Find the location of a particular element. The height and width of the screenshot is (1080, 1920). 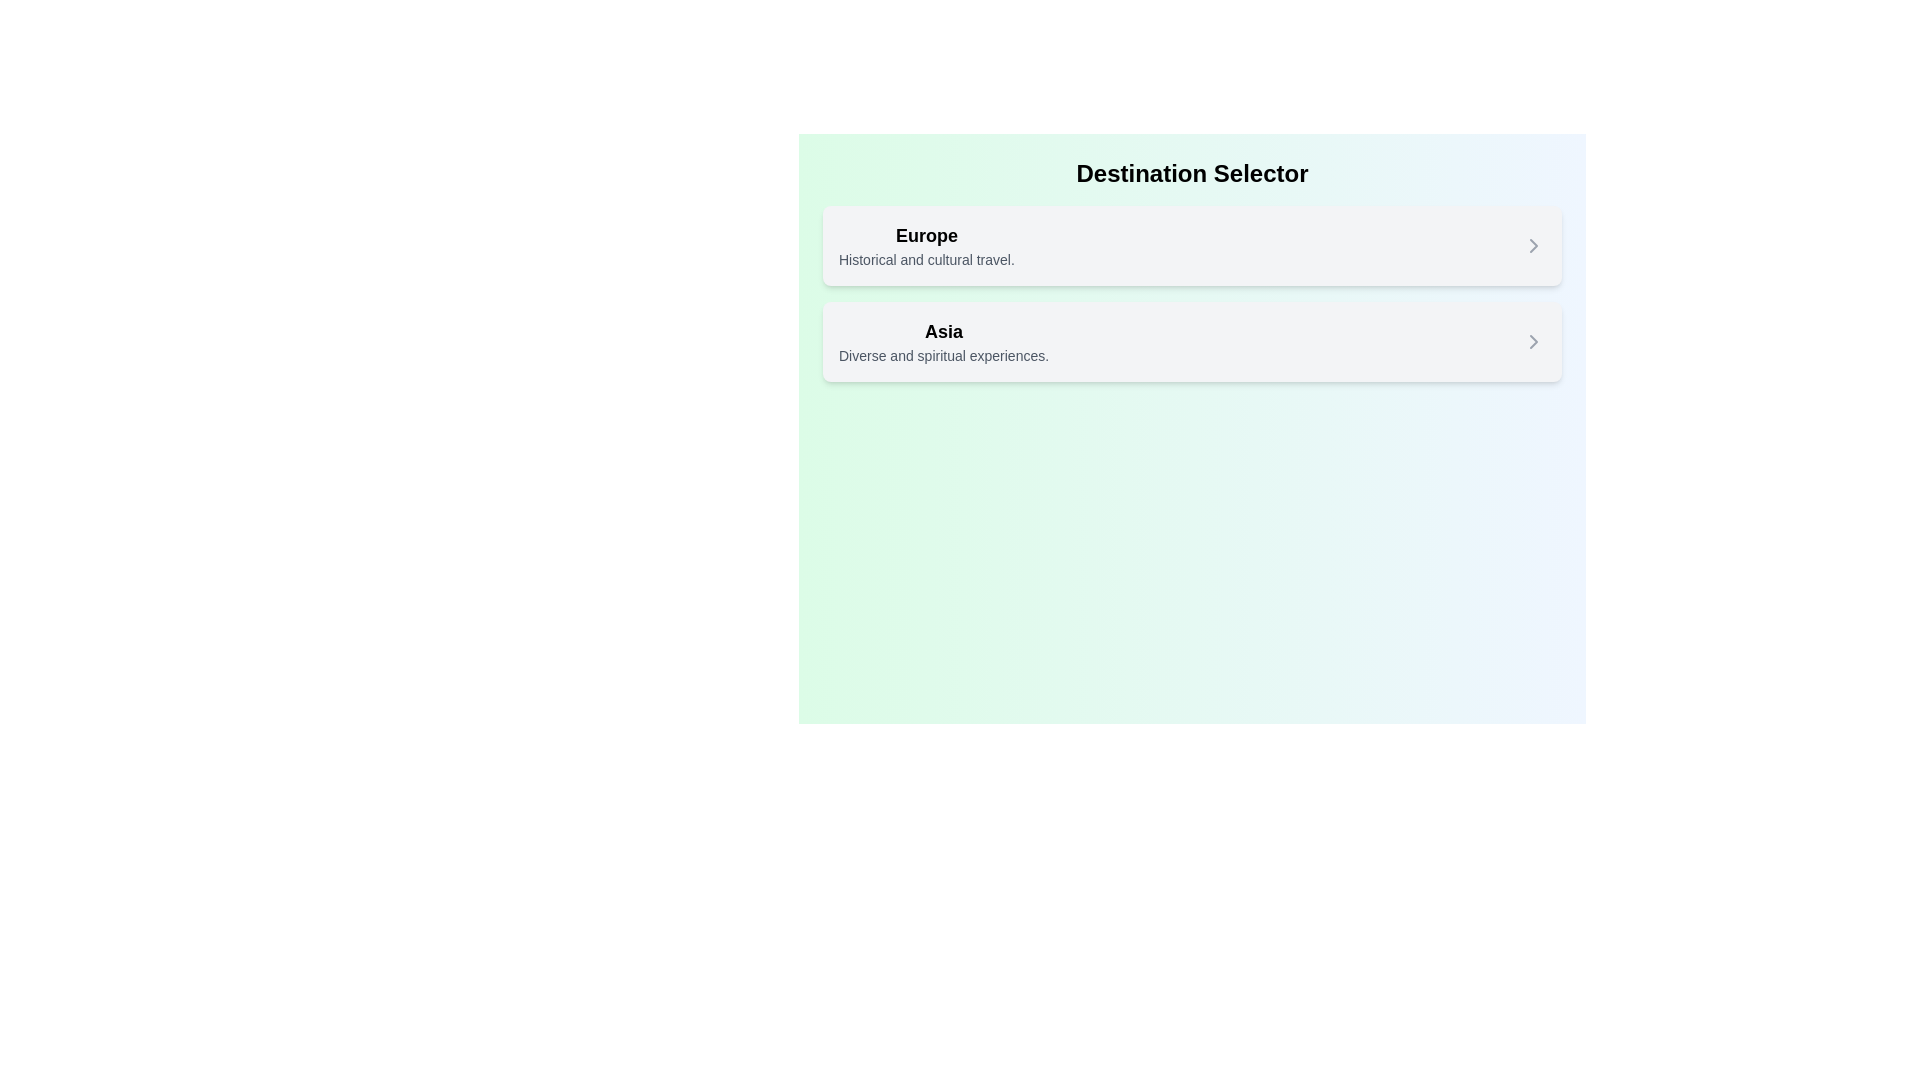

the right-pointing chevron icon next to the 'Asia' entry in the selection menu is located at coordinates (1533, 341).